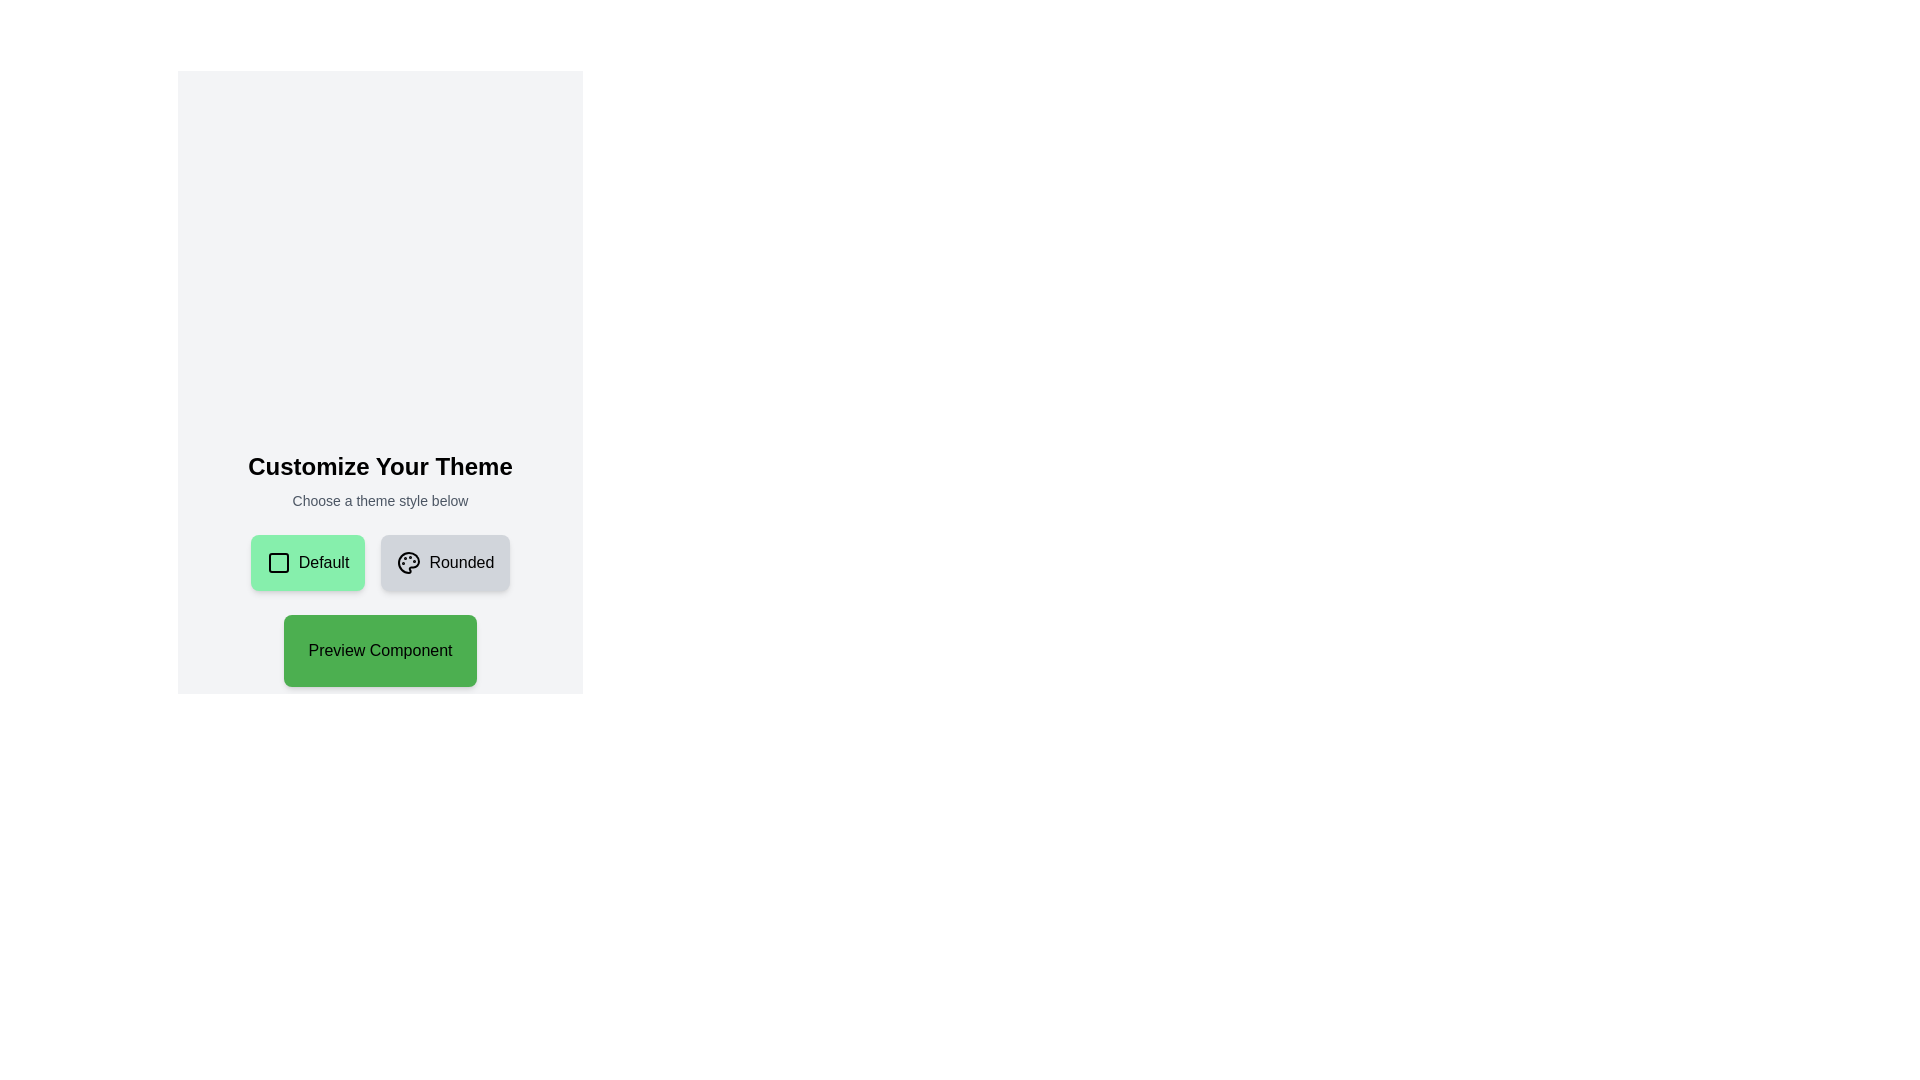 The height and width of the screenshot is (1080, 1920). Describe the element at coordinates (380, 466) in the screenshot. I see `the prominent text header displaying 'Customize Your Theme', which is styled in a bold, large font and located at the top of the content section` at that location.